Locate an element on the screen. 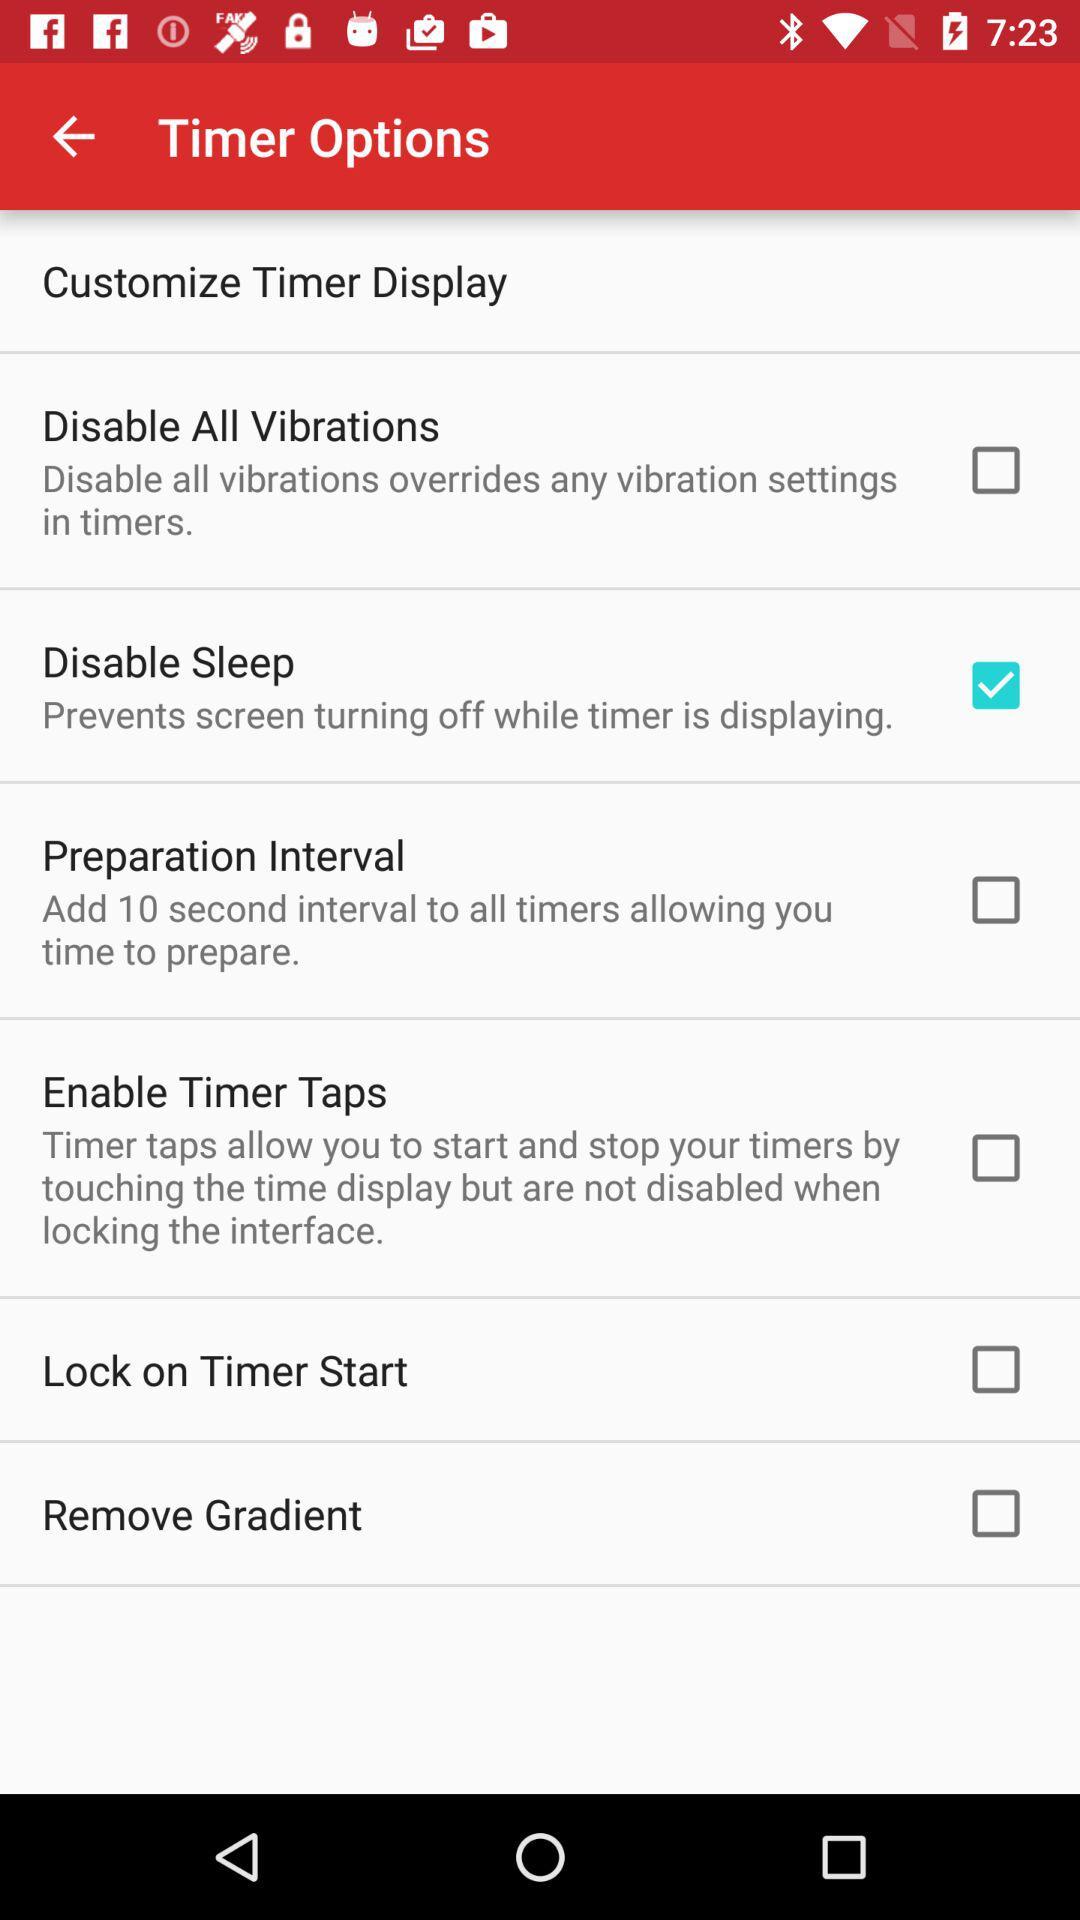  icon below timer taps allow item is located at coordinates (224, 1368).